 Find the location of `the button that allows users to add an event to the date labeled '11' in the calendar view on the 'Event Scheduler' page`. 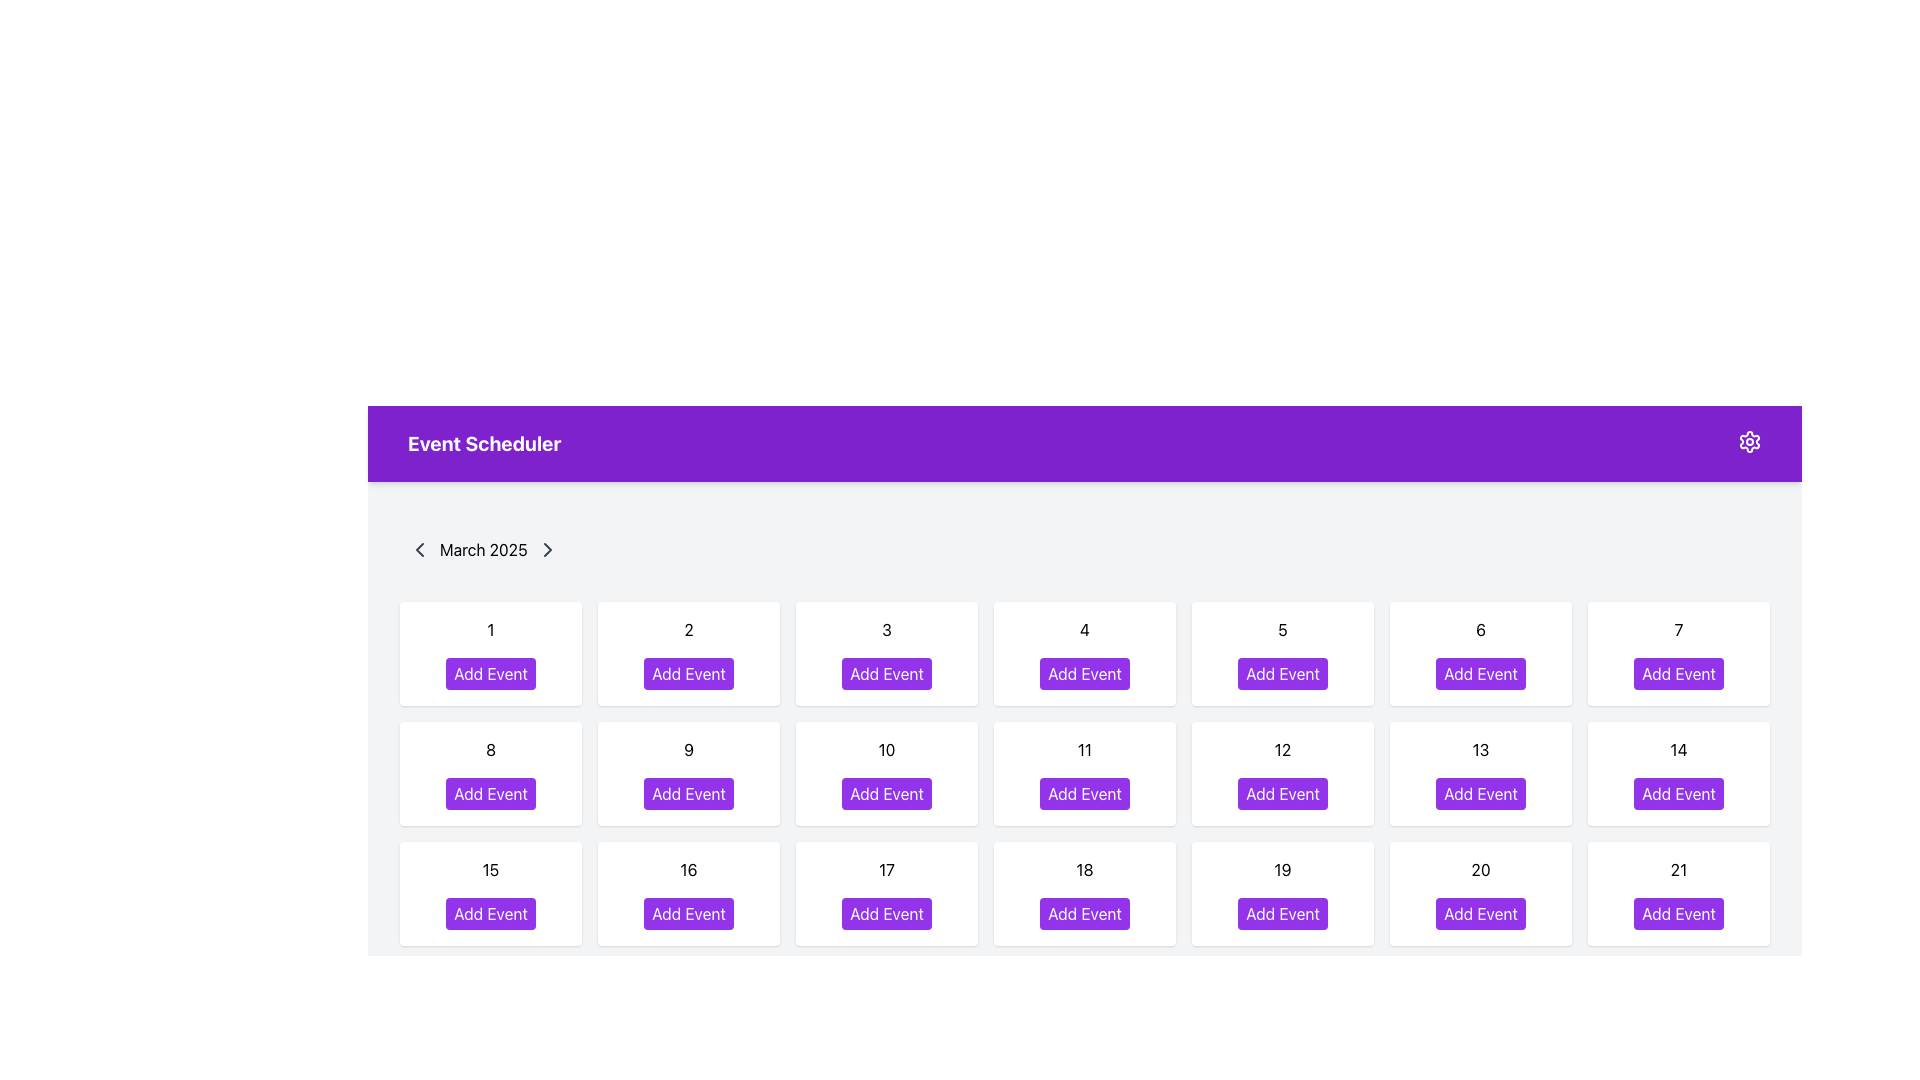

the button that allows users to add an event to the date labeled '11' in the calendar view on the 'Event Scheduler' page is located at coordinates (1083, 793).